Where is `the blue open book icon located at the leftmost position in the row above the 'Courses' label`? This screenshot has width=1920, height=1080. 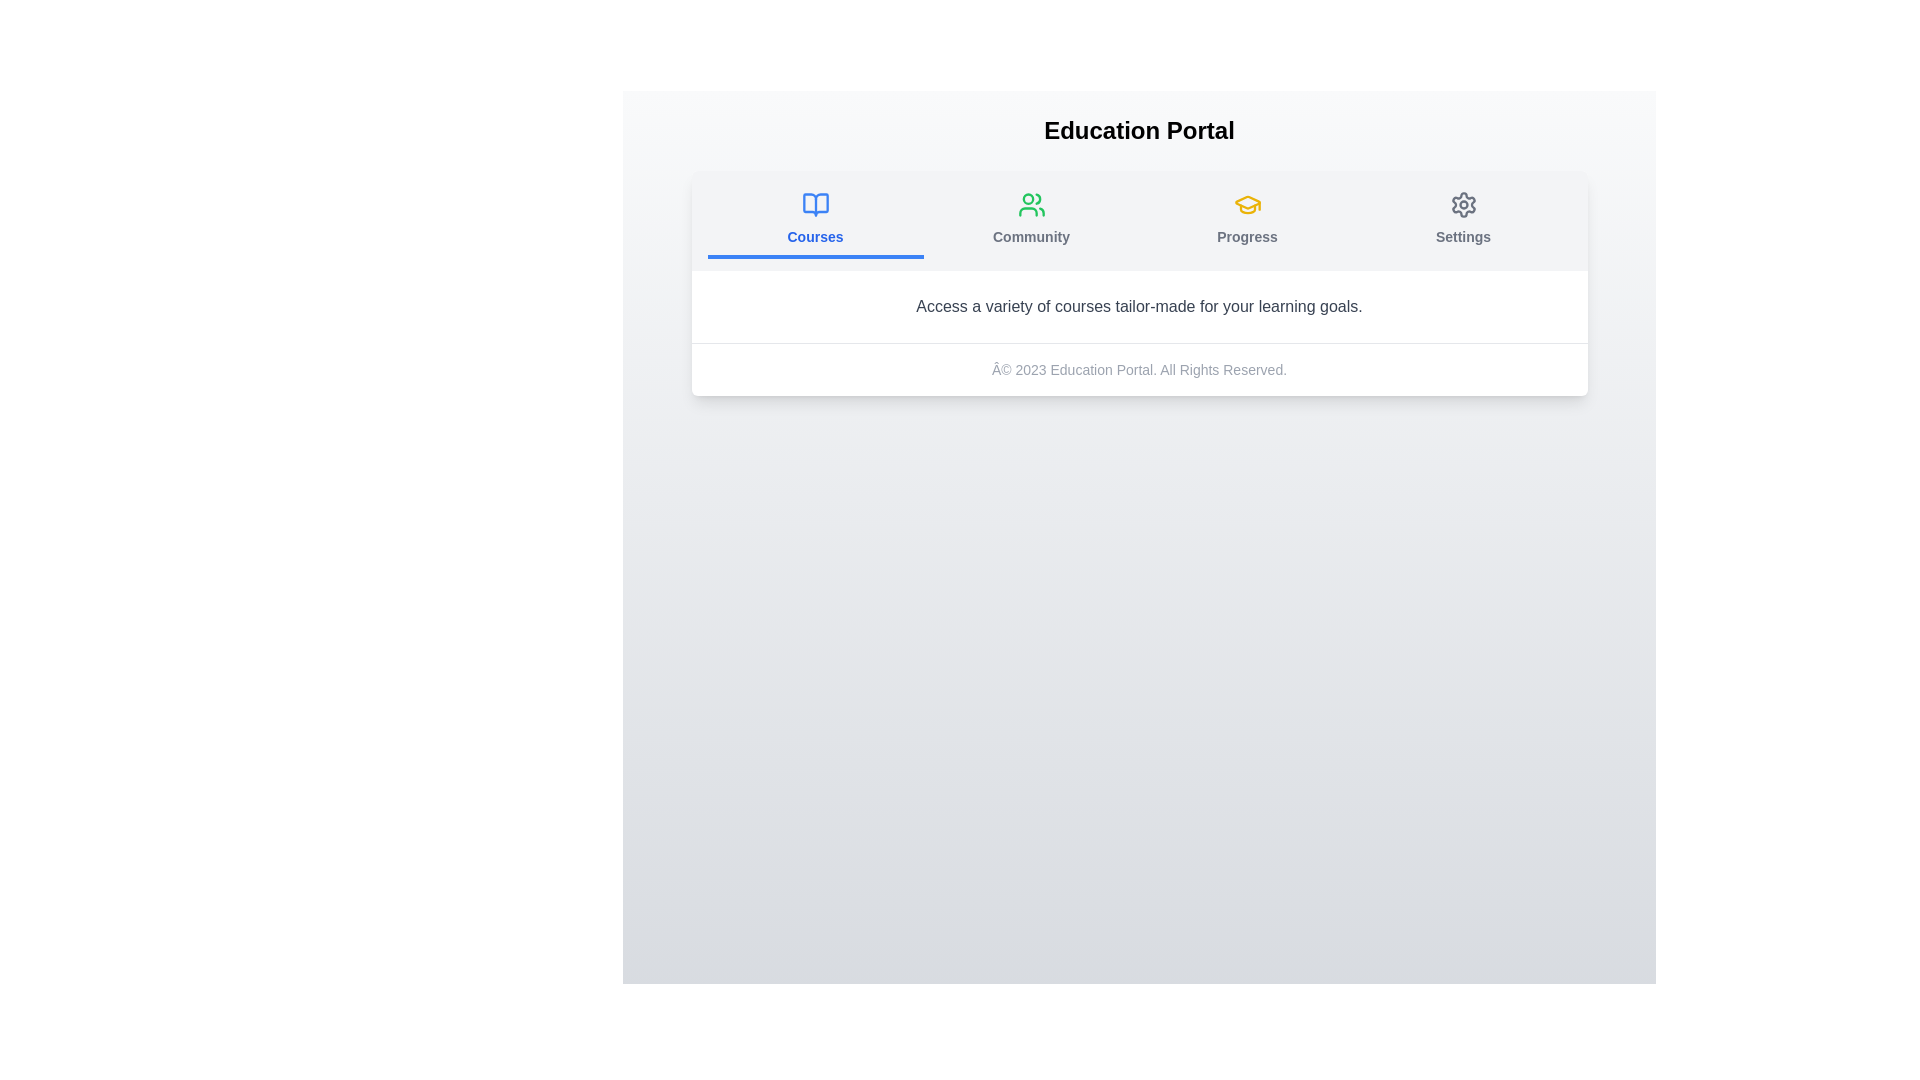
the blue open book icon located at the leftmost position in the row above the 'Courses' label is located at coordinates (815, 204).